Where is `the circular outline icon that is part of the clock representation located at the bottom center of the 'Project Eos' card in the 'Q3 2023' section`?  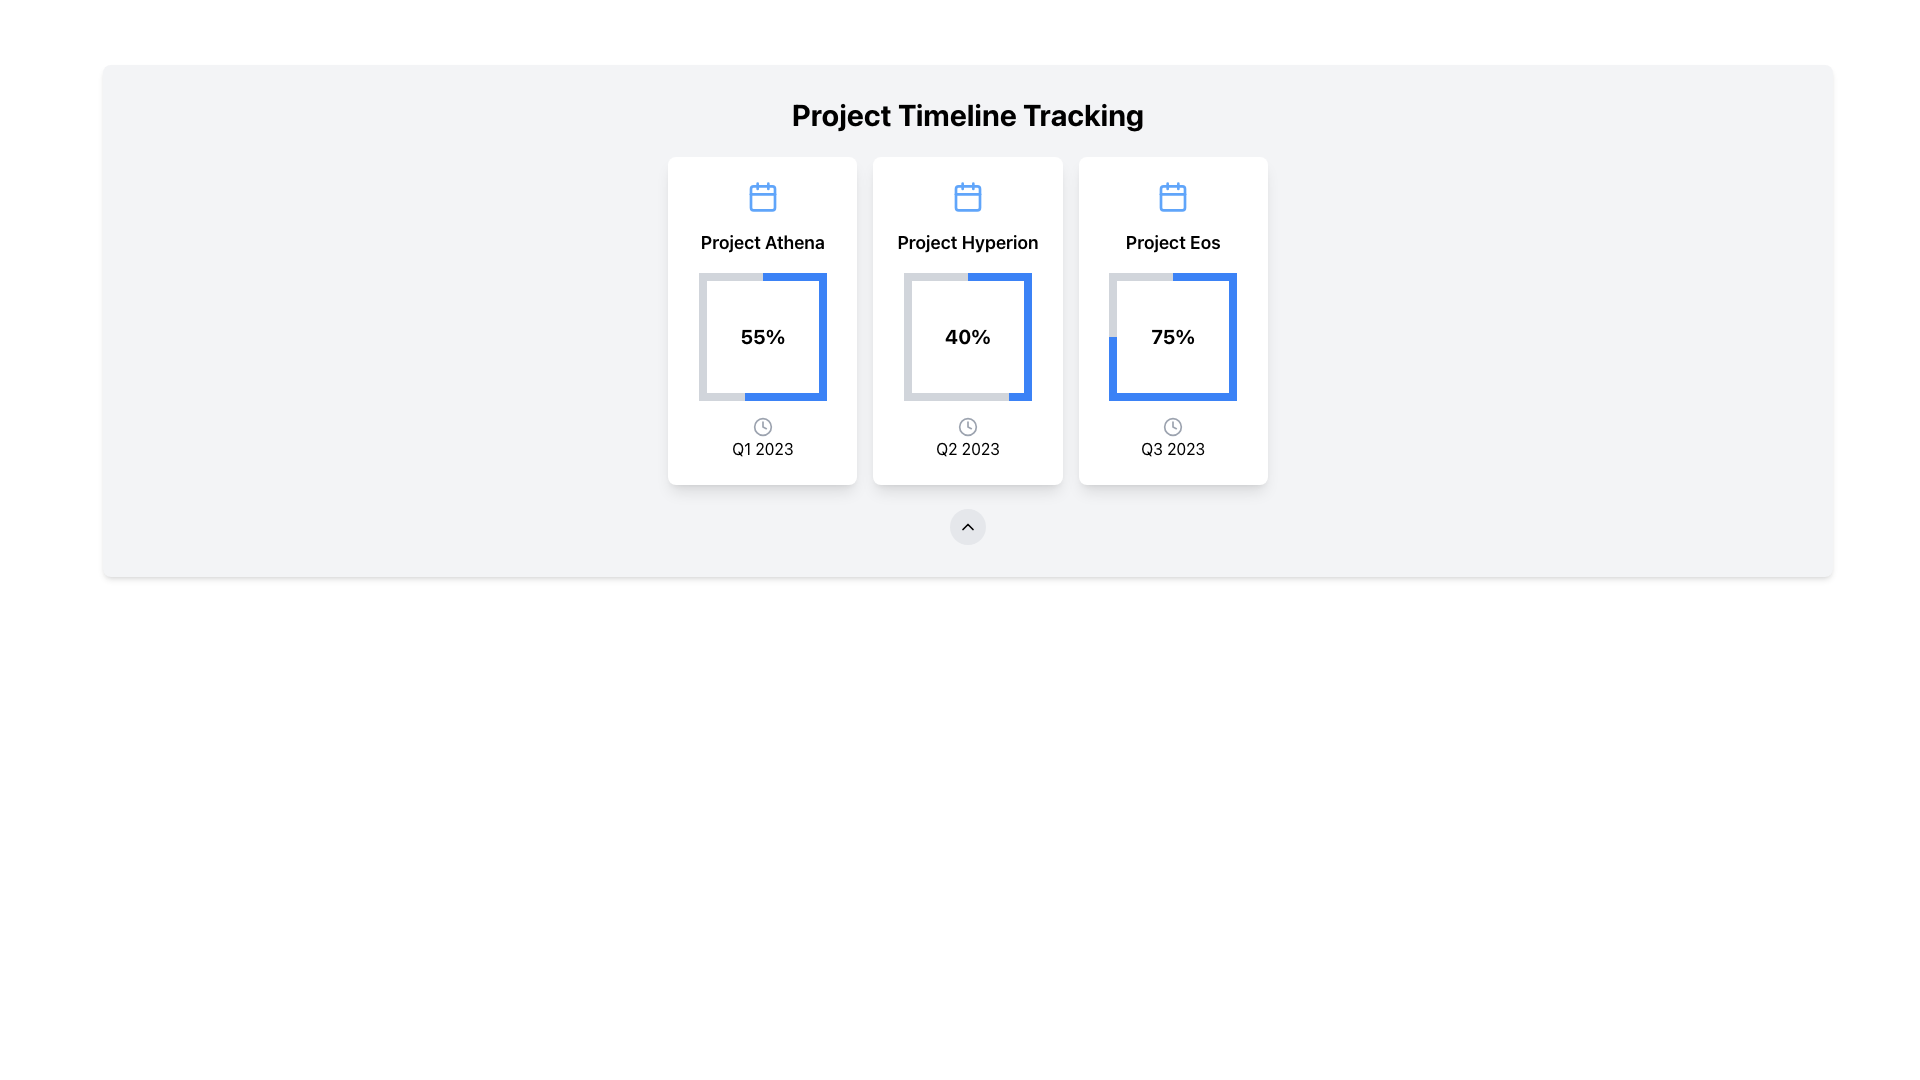 the circular outline icon that is part of the clock representation located at the bottom center of the 'Project Eos' card in the 'Q3 2023' section is located at coordinates (1173, 426).